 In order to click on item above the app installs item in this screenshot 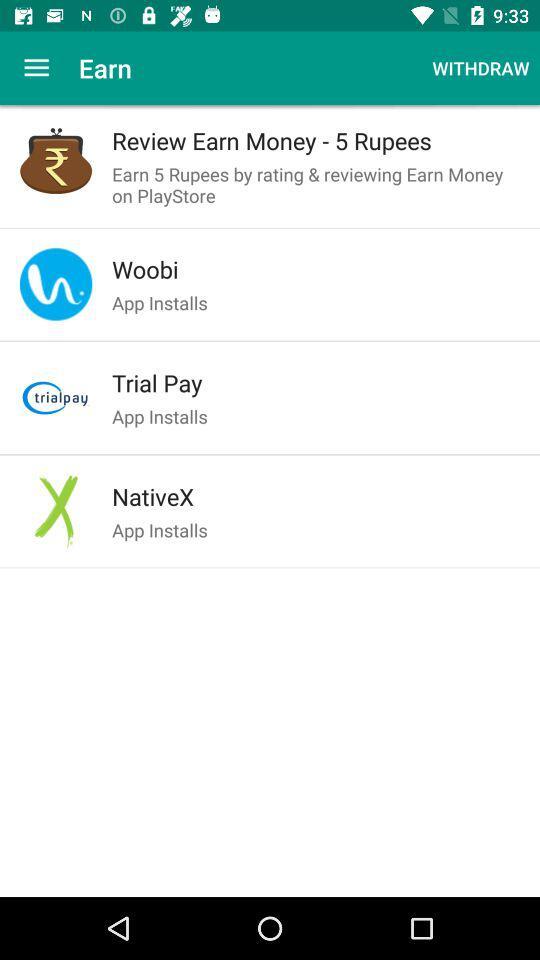, I will do `click(316, 495)`.